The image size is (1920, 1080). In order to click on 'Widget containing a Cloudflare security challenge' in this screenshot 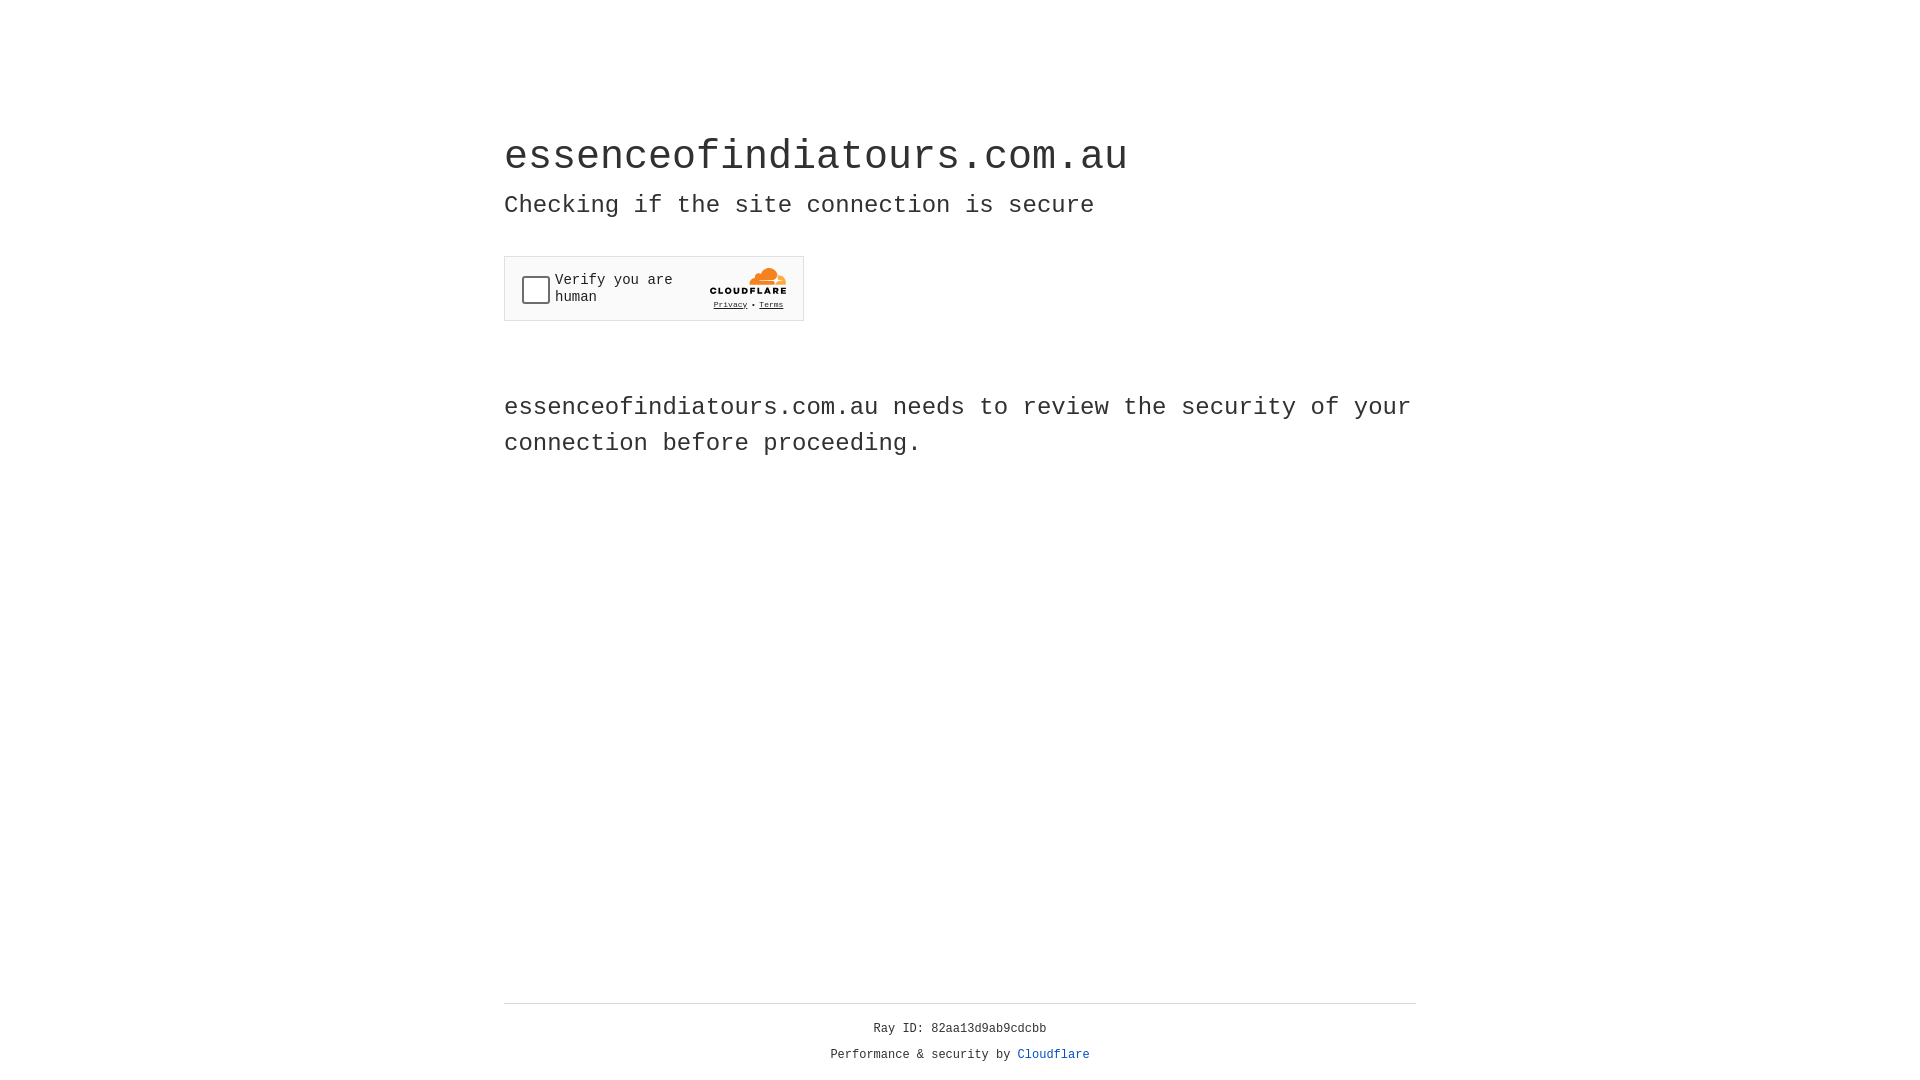, I will do `click(653, 288)`.